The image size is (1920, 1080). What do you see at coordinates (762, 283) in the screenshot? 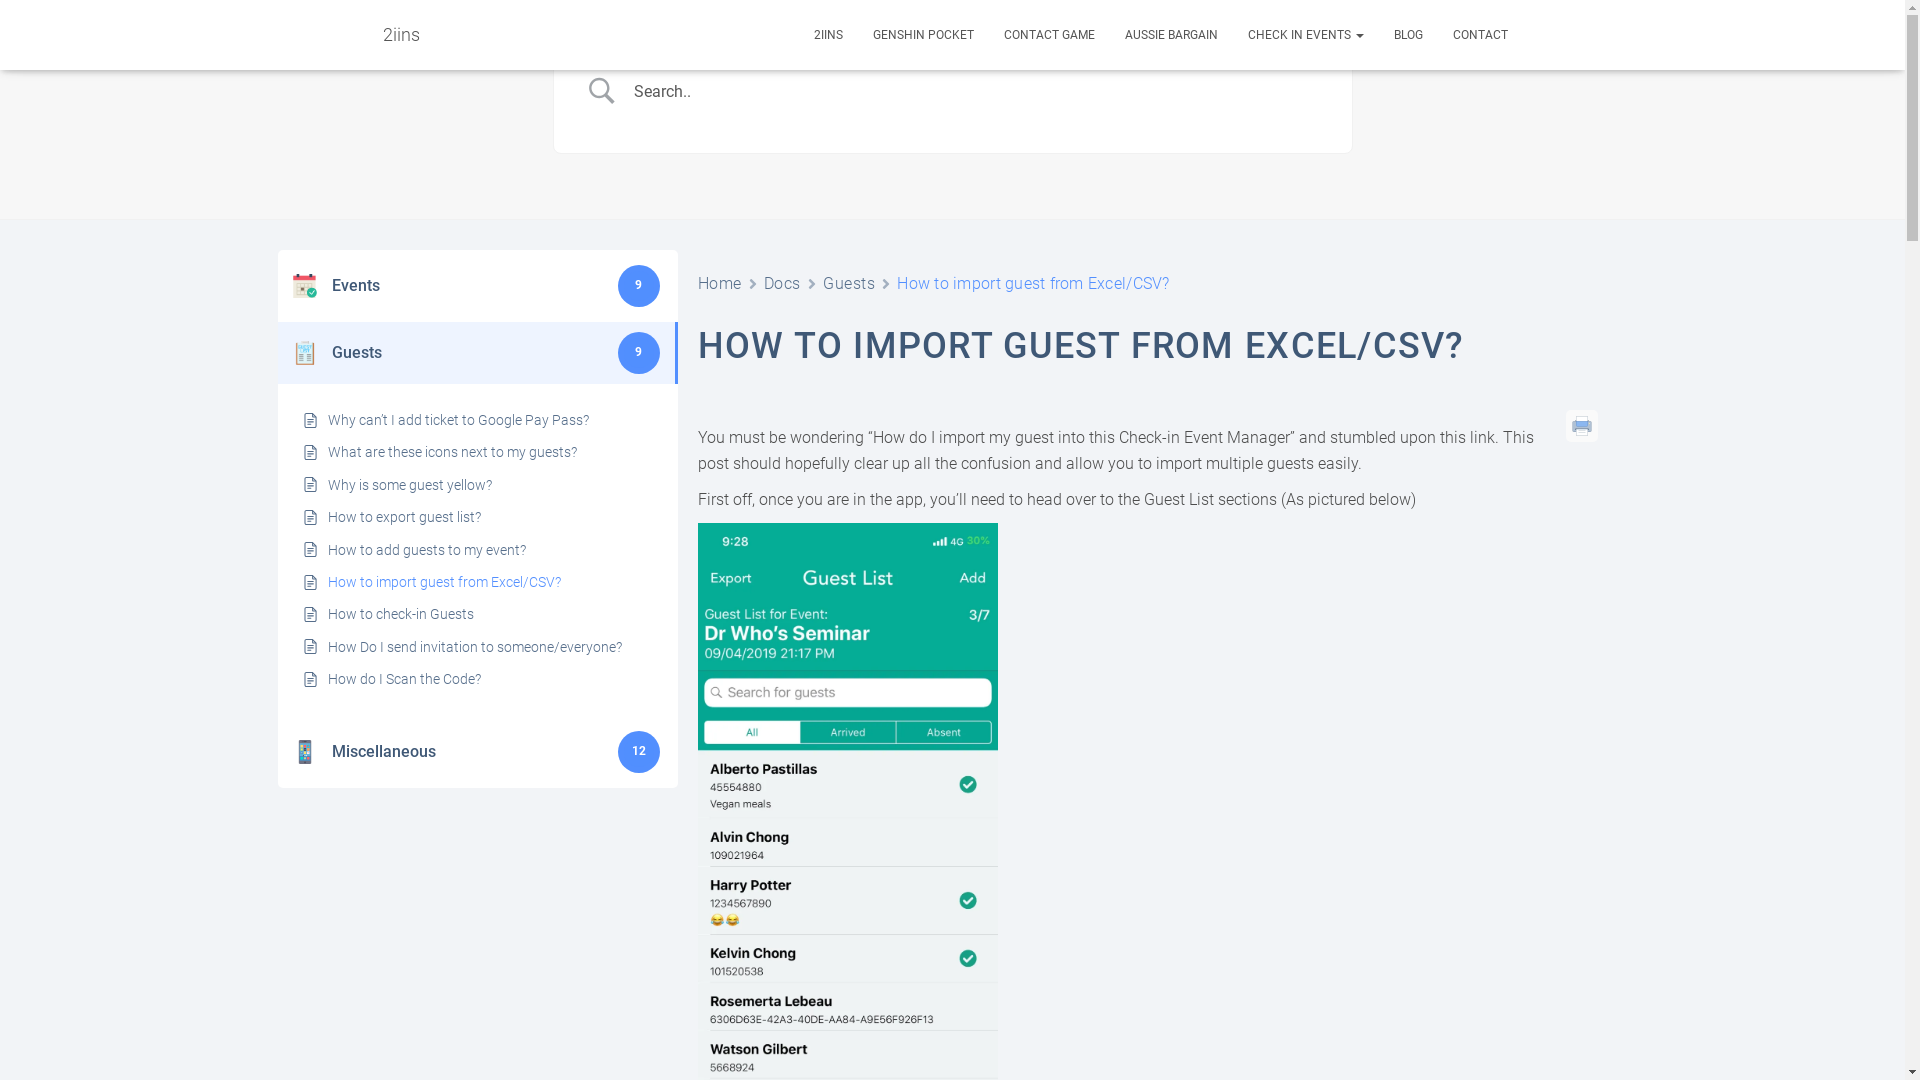
I see `'Docs'` at bounding box center [762, 283].